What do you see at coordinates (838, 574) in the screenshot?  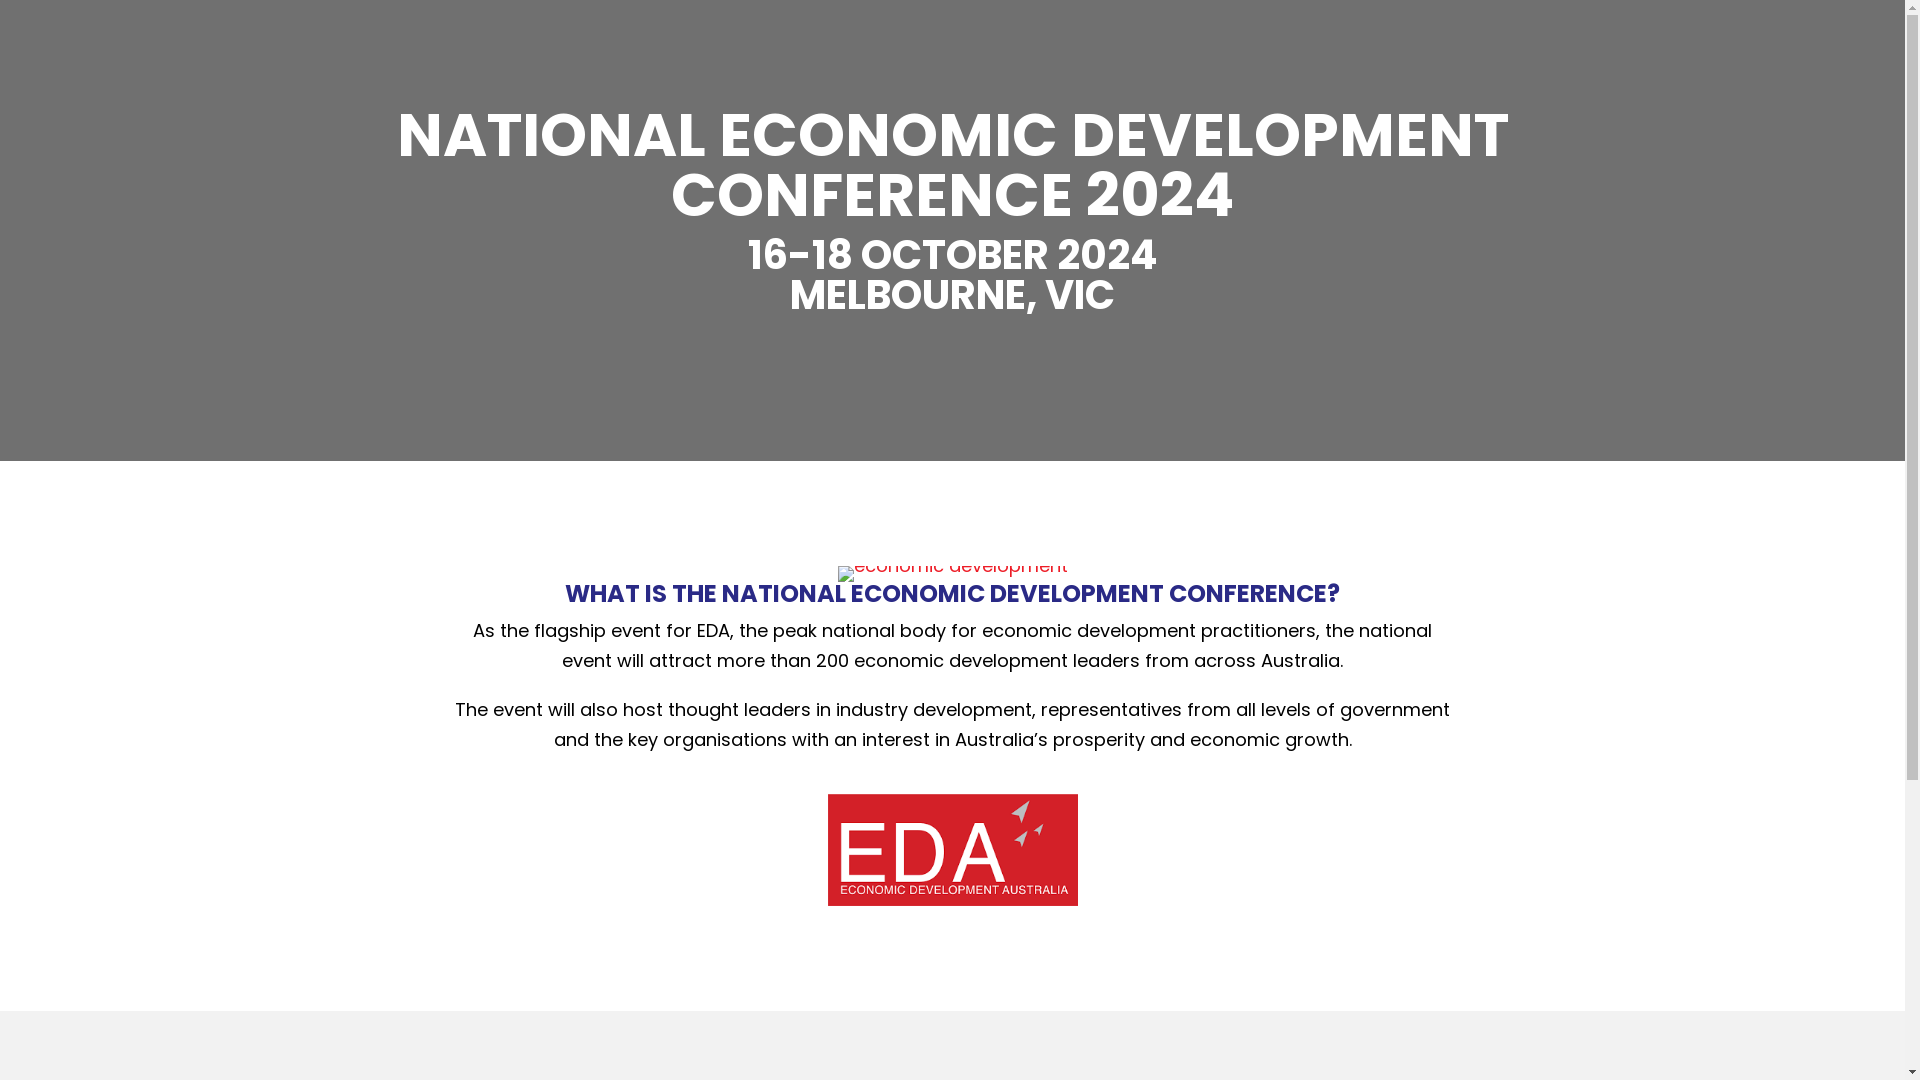 I see `'NEDC23 speakers (3)'` at bounding box center [838, 574].